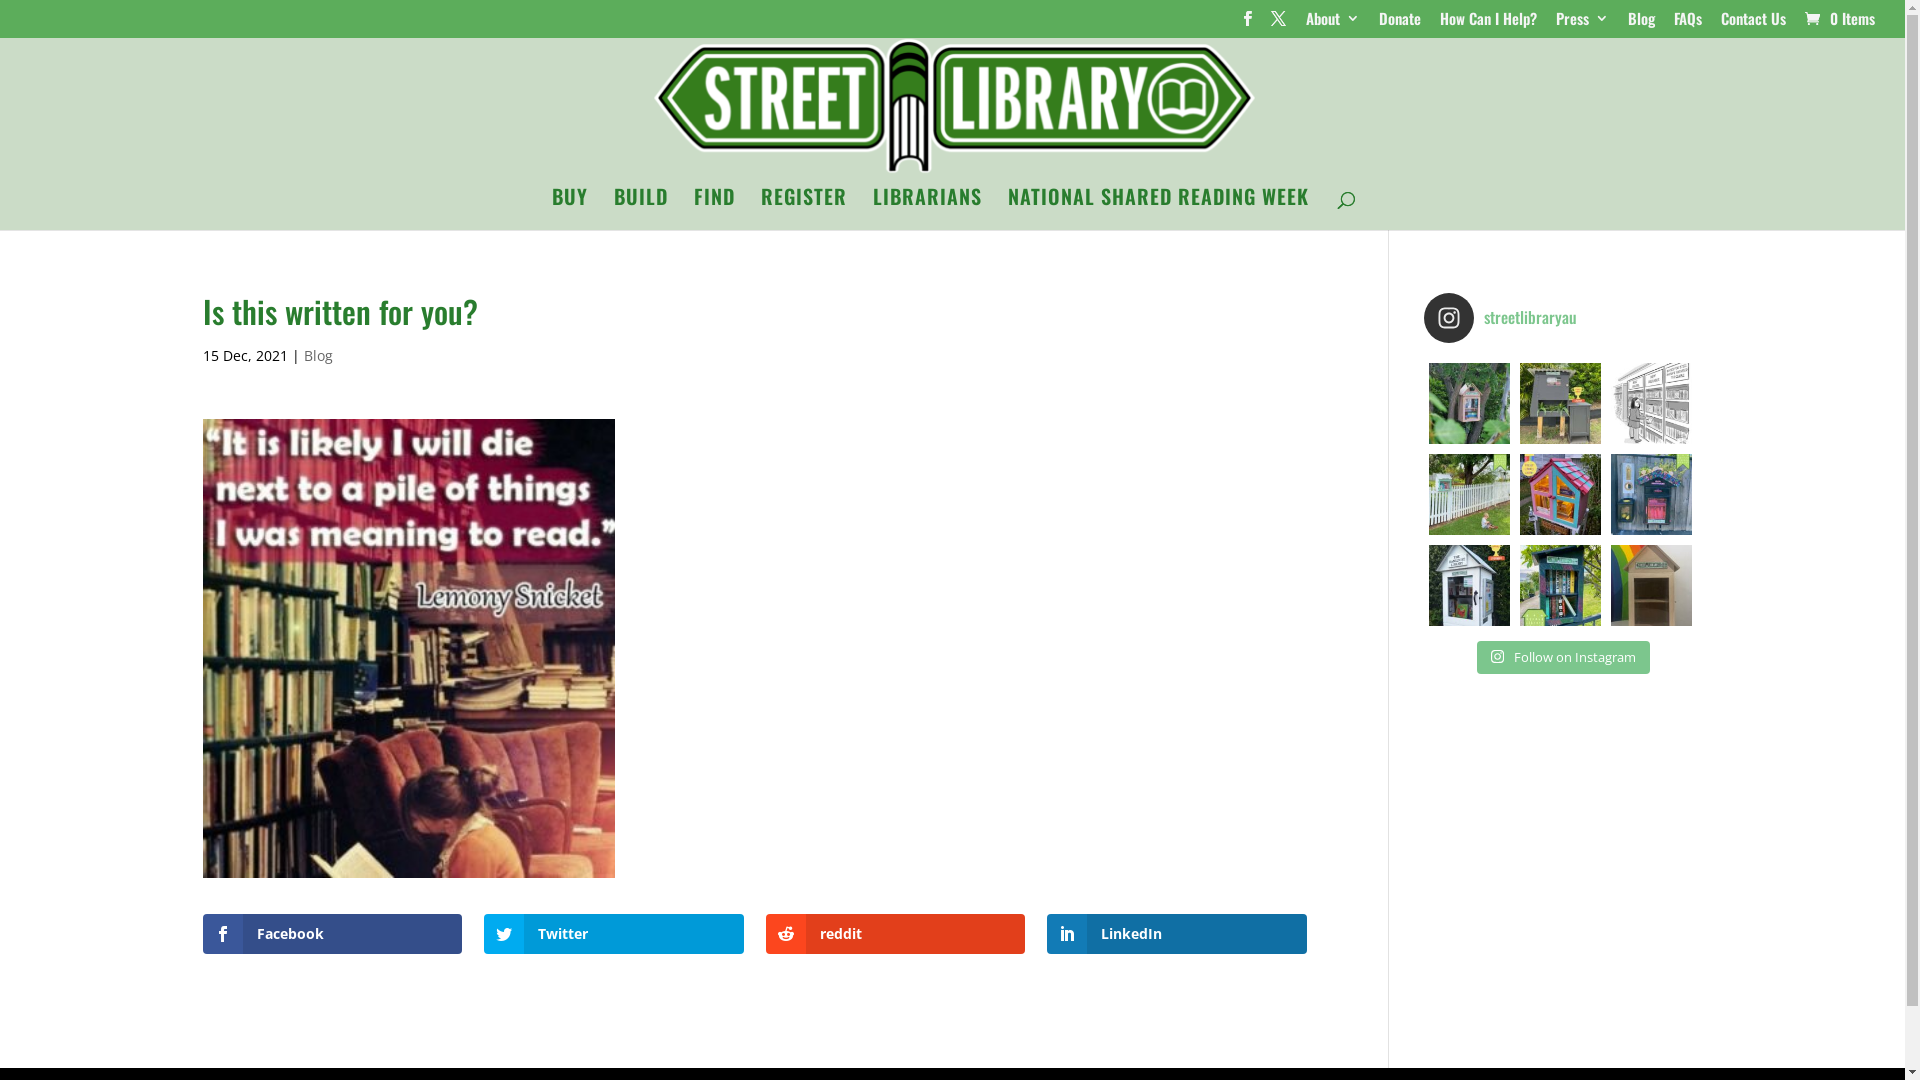  What do you see at coordinates (1641, 23) in the screenshot?
I see `'Blog'` at bounding box center [1641, 23].